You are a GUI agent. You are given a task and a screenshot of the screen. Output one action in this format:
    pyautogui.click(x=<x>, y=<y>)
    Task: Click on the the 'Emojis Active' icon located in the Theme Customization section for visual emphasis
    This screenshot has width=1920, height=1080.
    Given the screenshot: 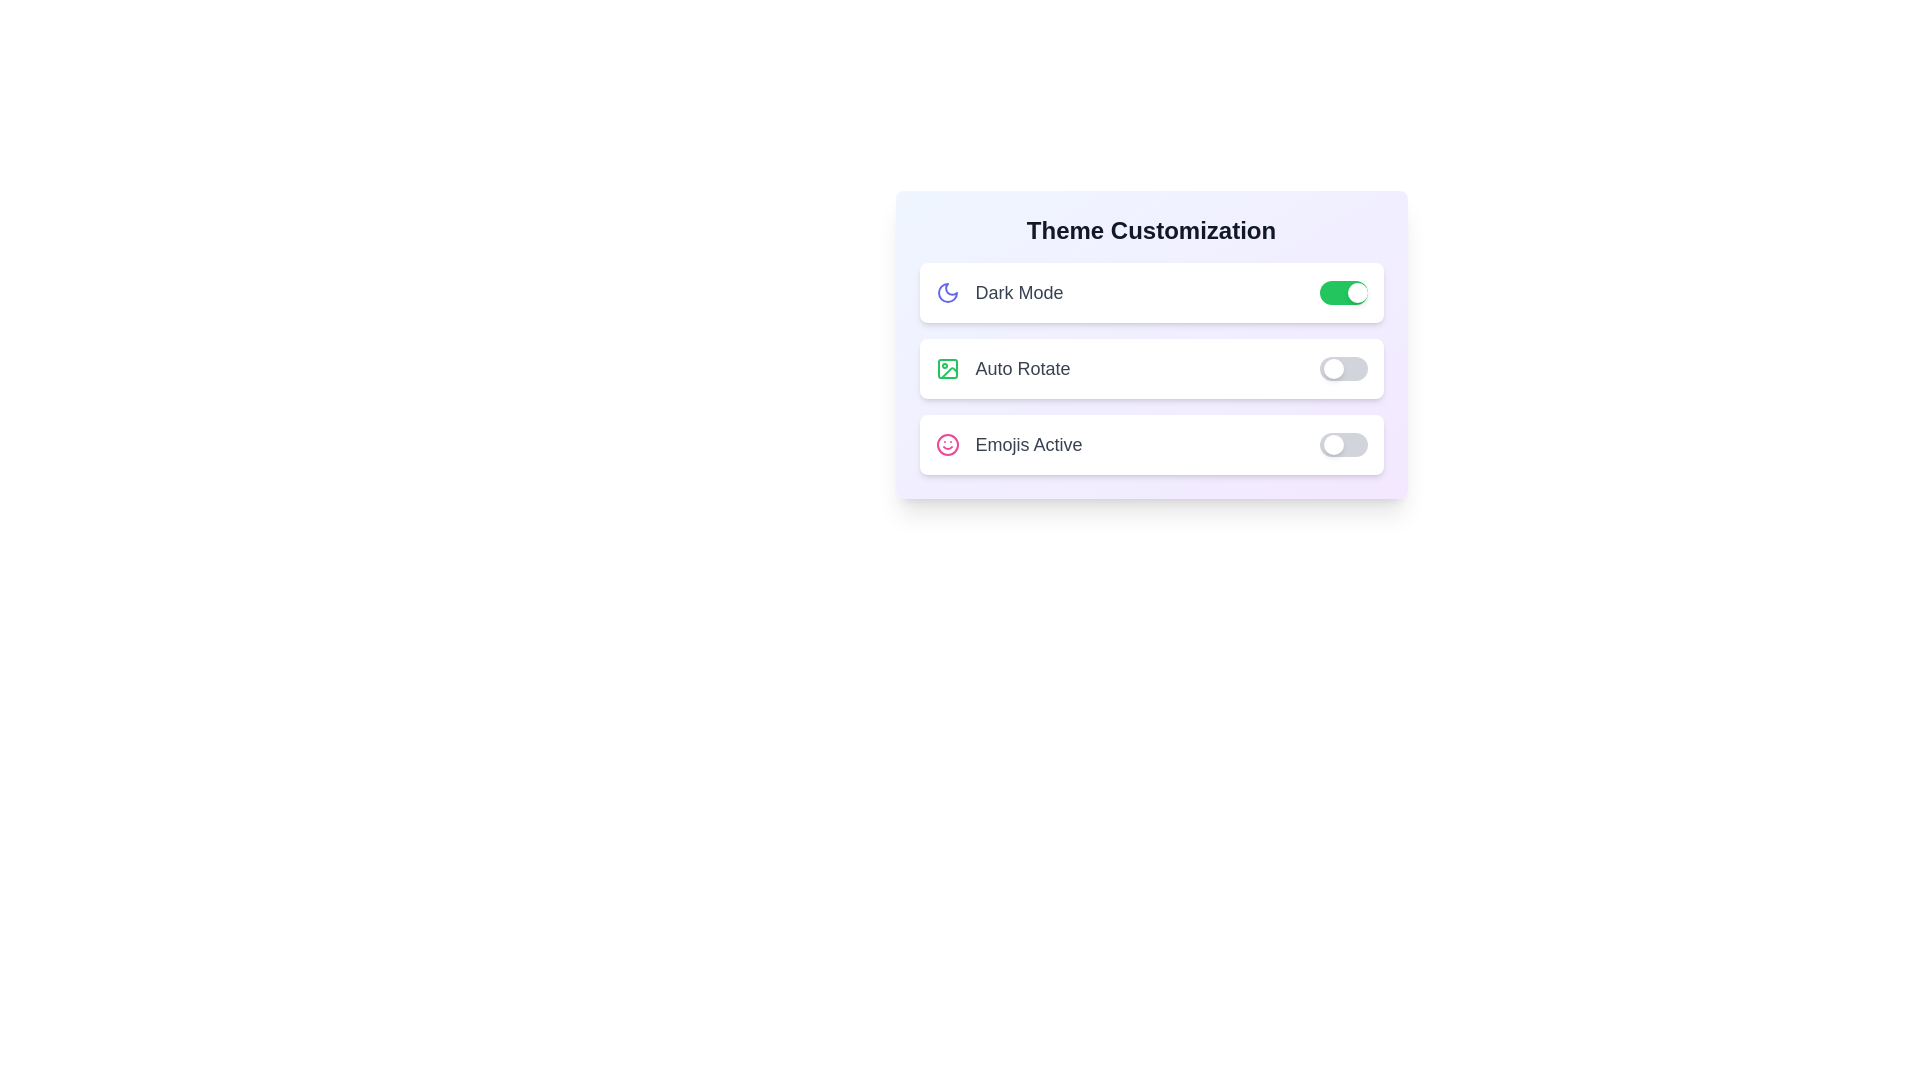 What is the action you would take?
    pyautogui.click(x=1008, y=443)
    